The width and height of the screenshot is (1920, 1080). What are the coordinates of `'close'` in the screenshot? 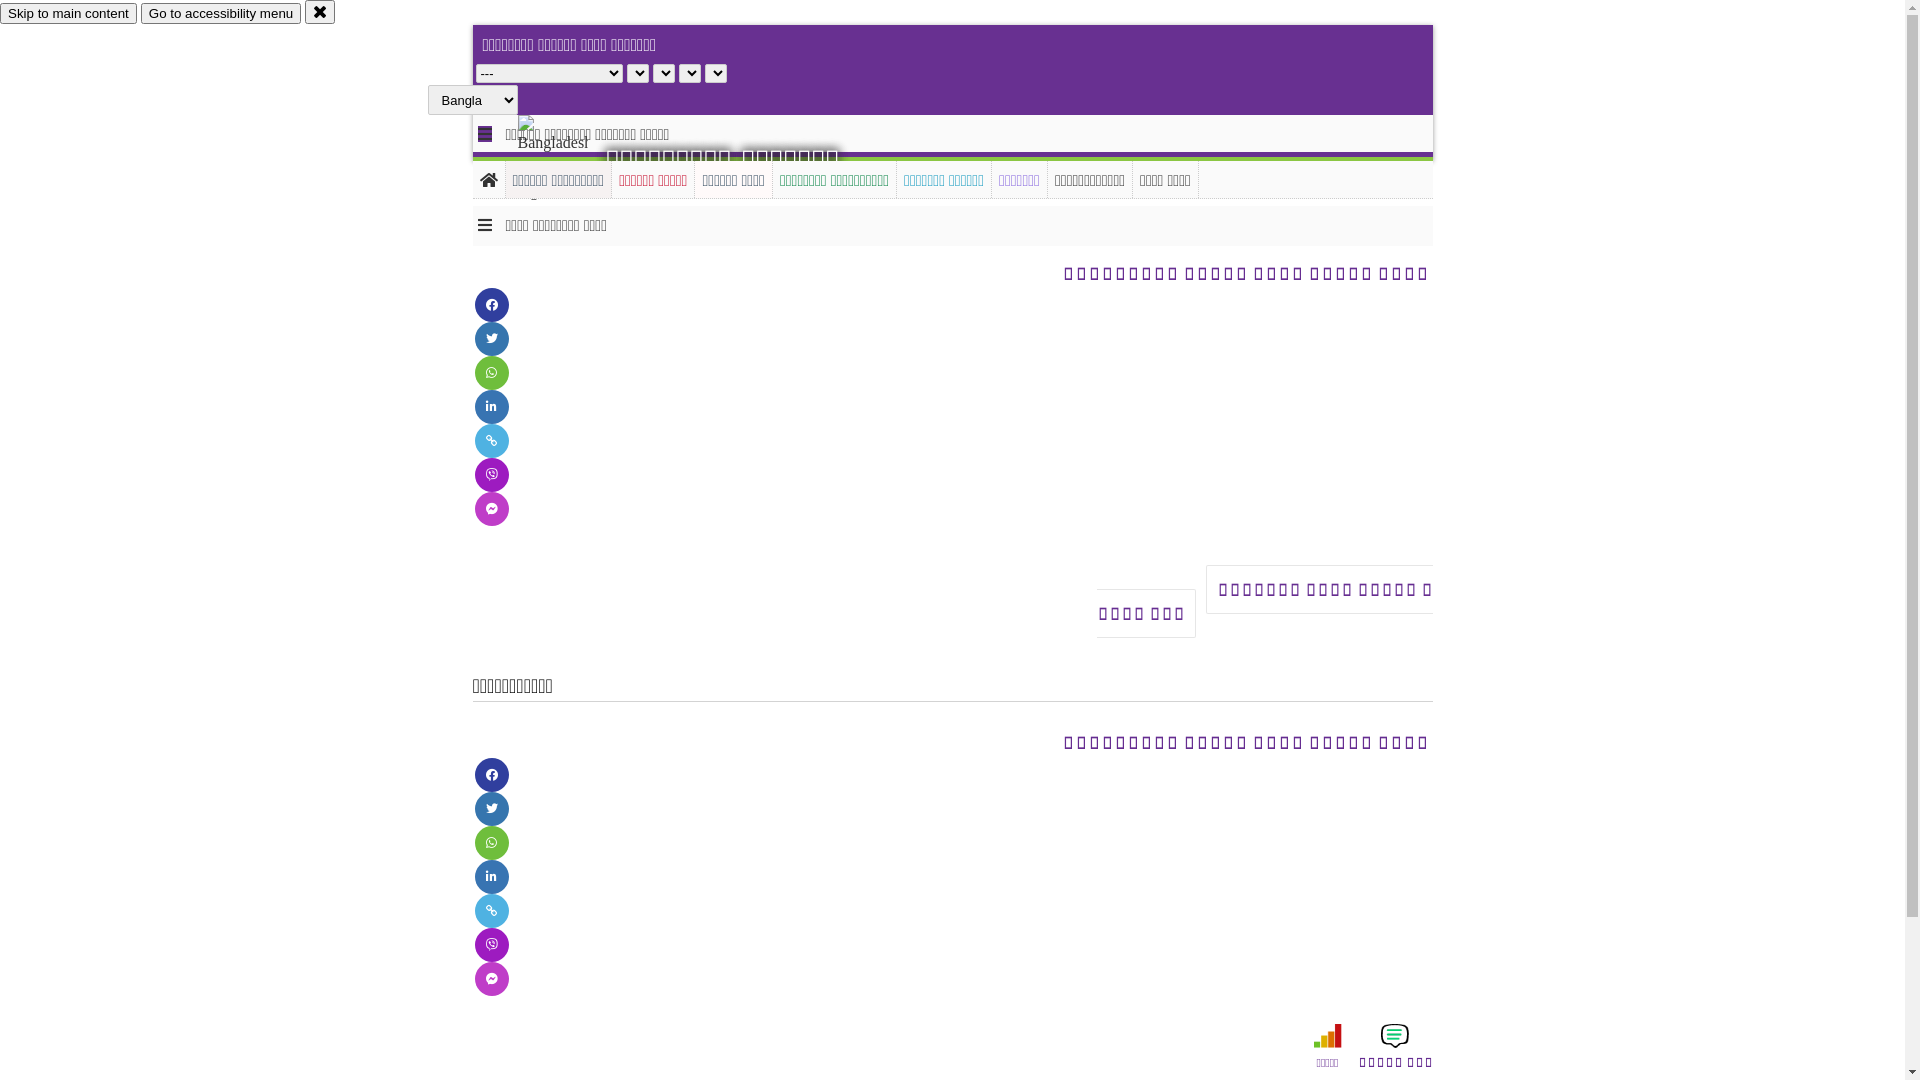 It's located at (320, 11).